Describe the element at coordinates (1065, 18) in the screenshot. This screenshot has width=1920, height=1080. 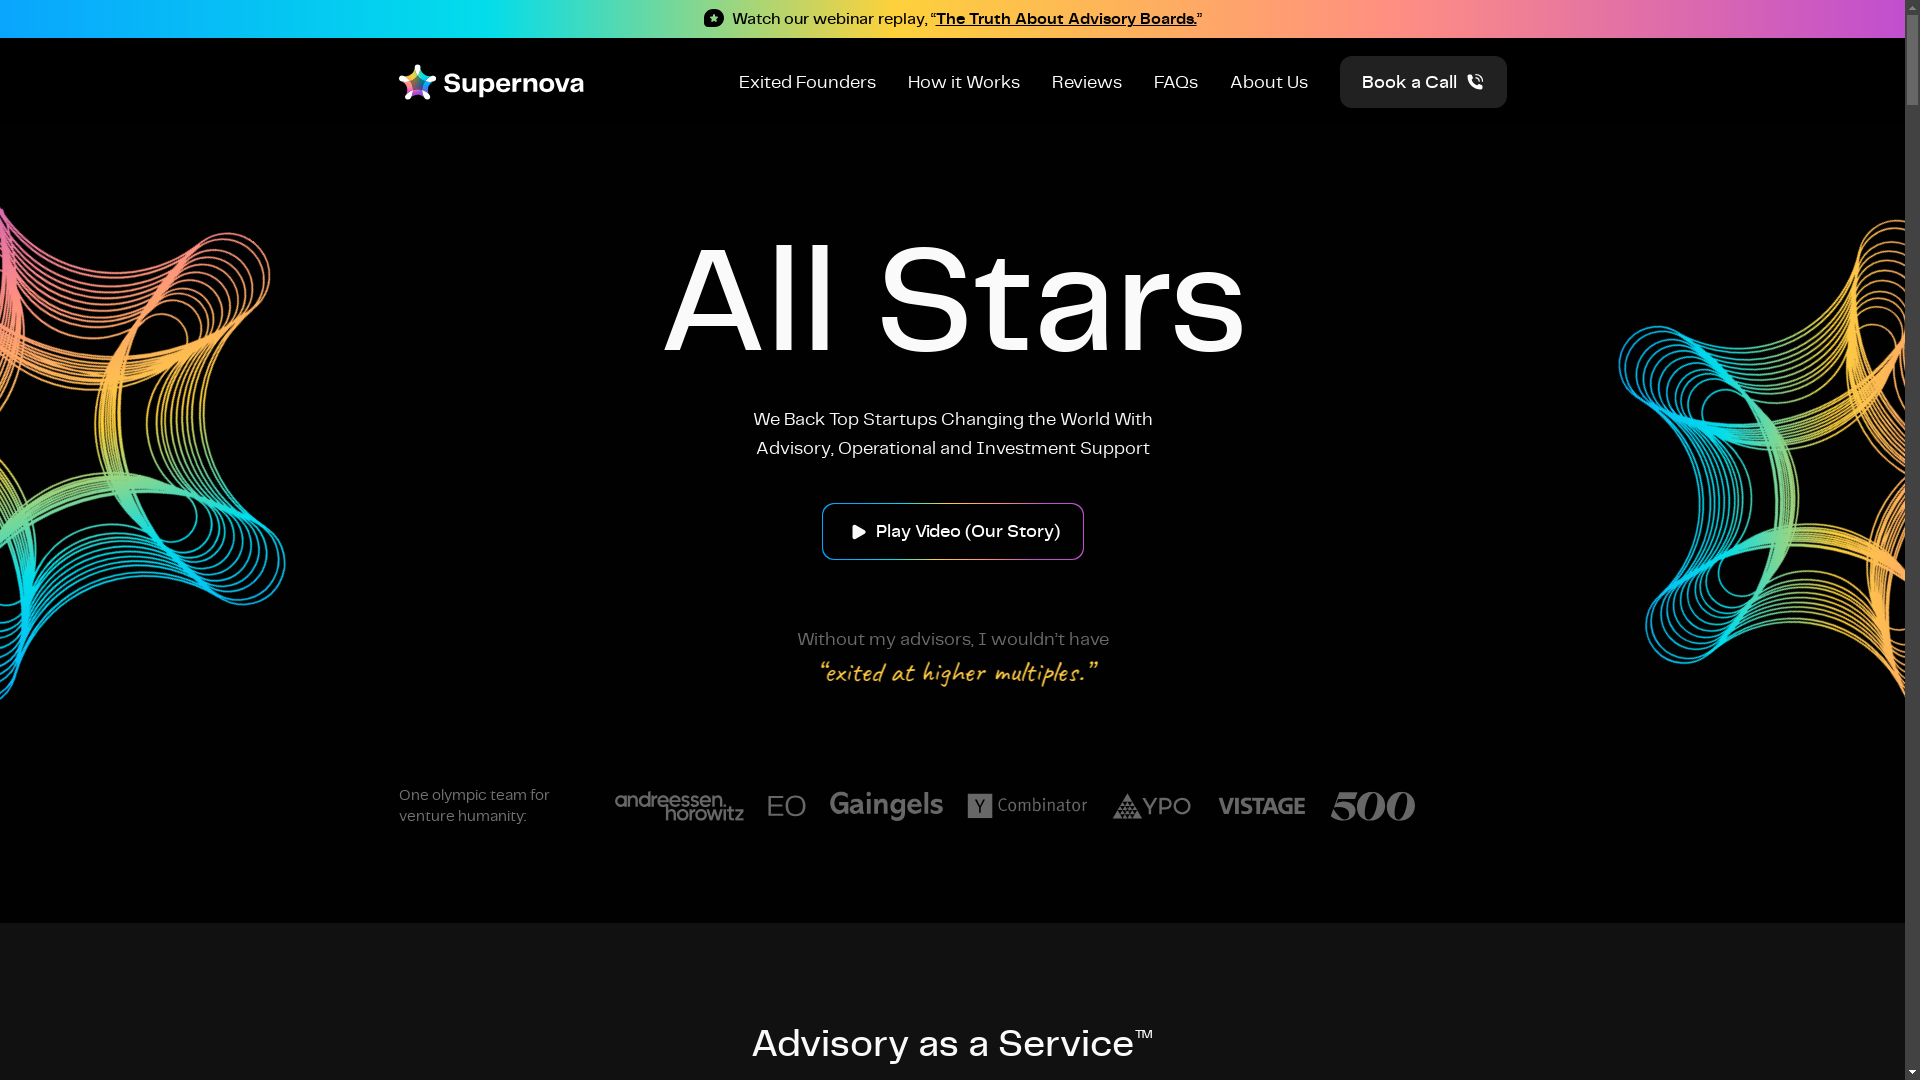
I see `'The Truth About Advisory Boards.'` at that location.